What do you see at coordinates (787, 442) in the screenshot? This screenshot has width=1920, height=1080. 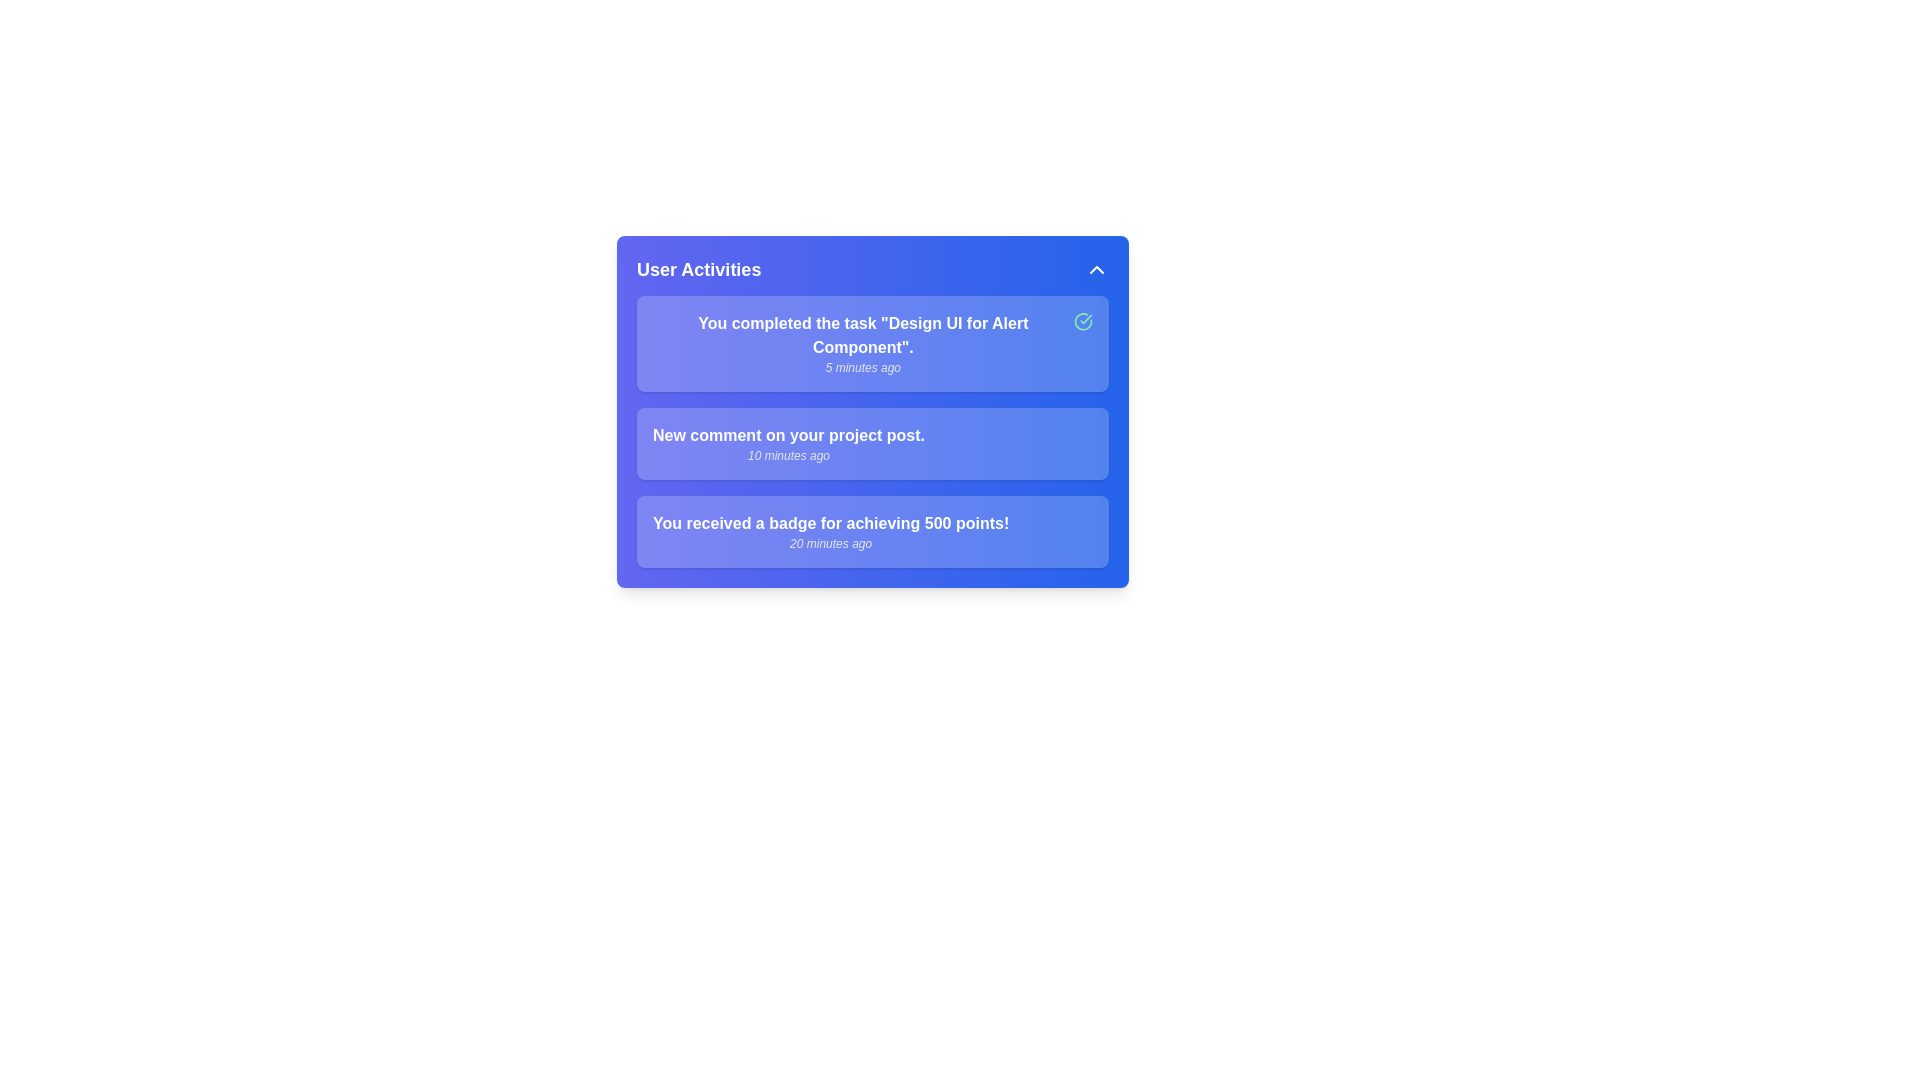 I see `notification content displayed in the text block styled with multiple fonts and colors, specifically the message 'New comment on your project post.'` at bounding box center [787, 442].